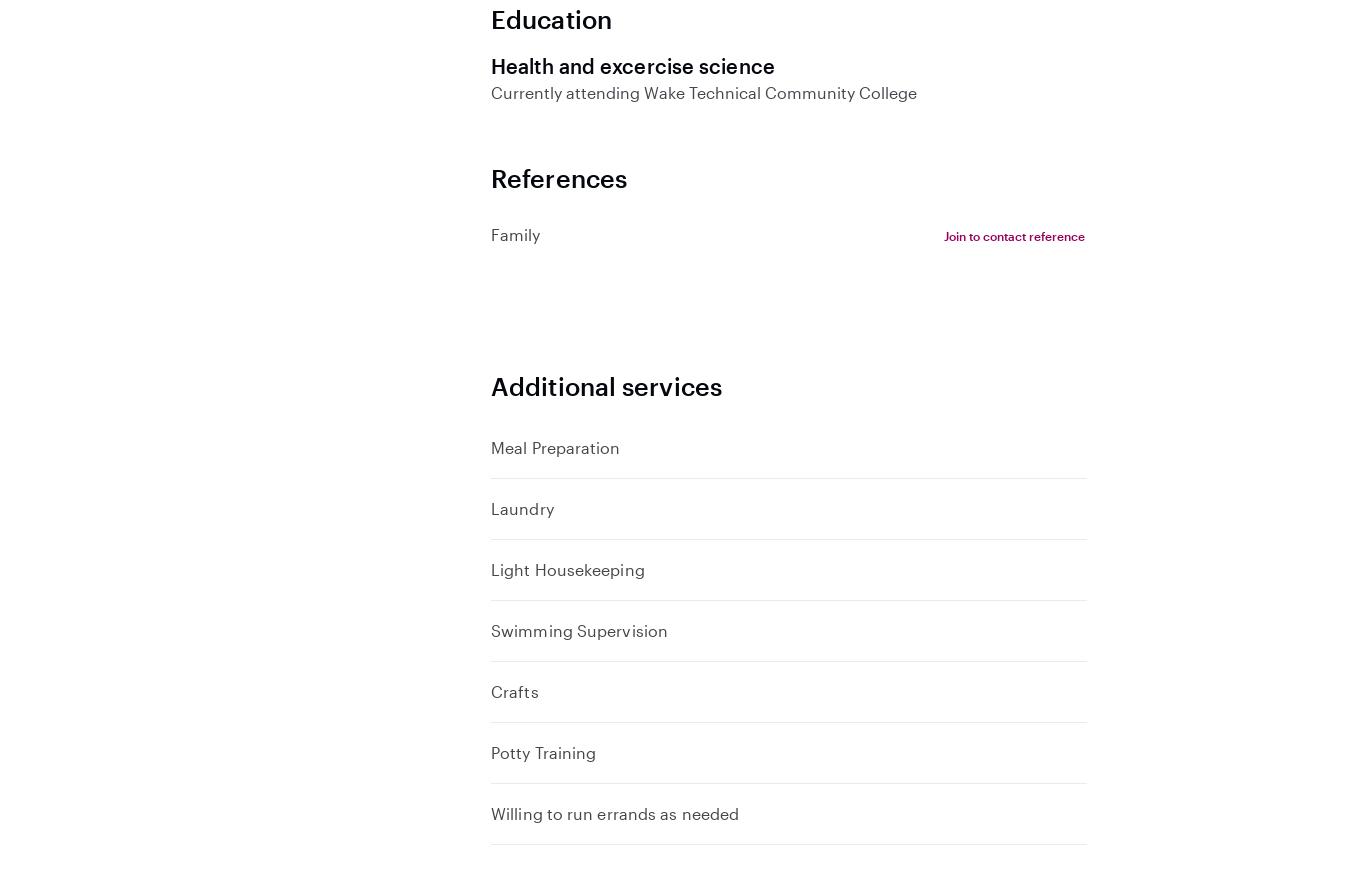 The height and width of the screenshot is (869, 1350). I want to click on 'Light Housekeeping', so click(567, 568).